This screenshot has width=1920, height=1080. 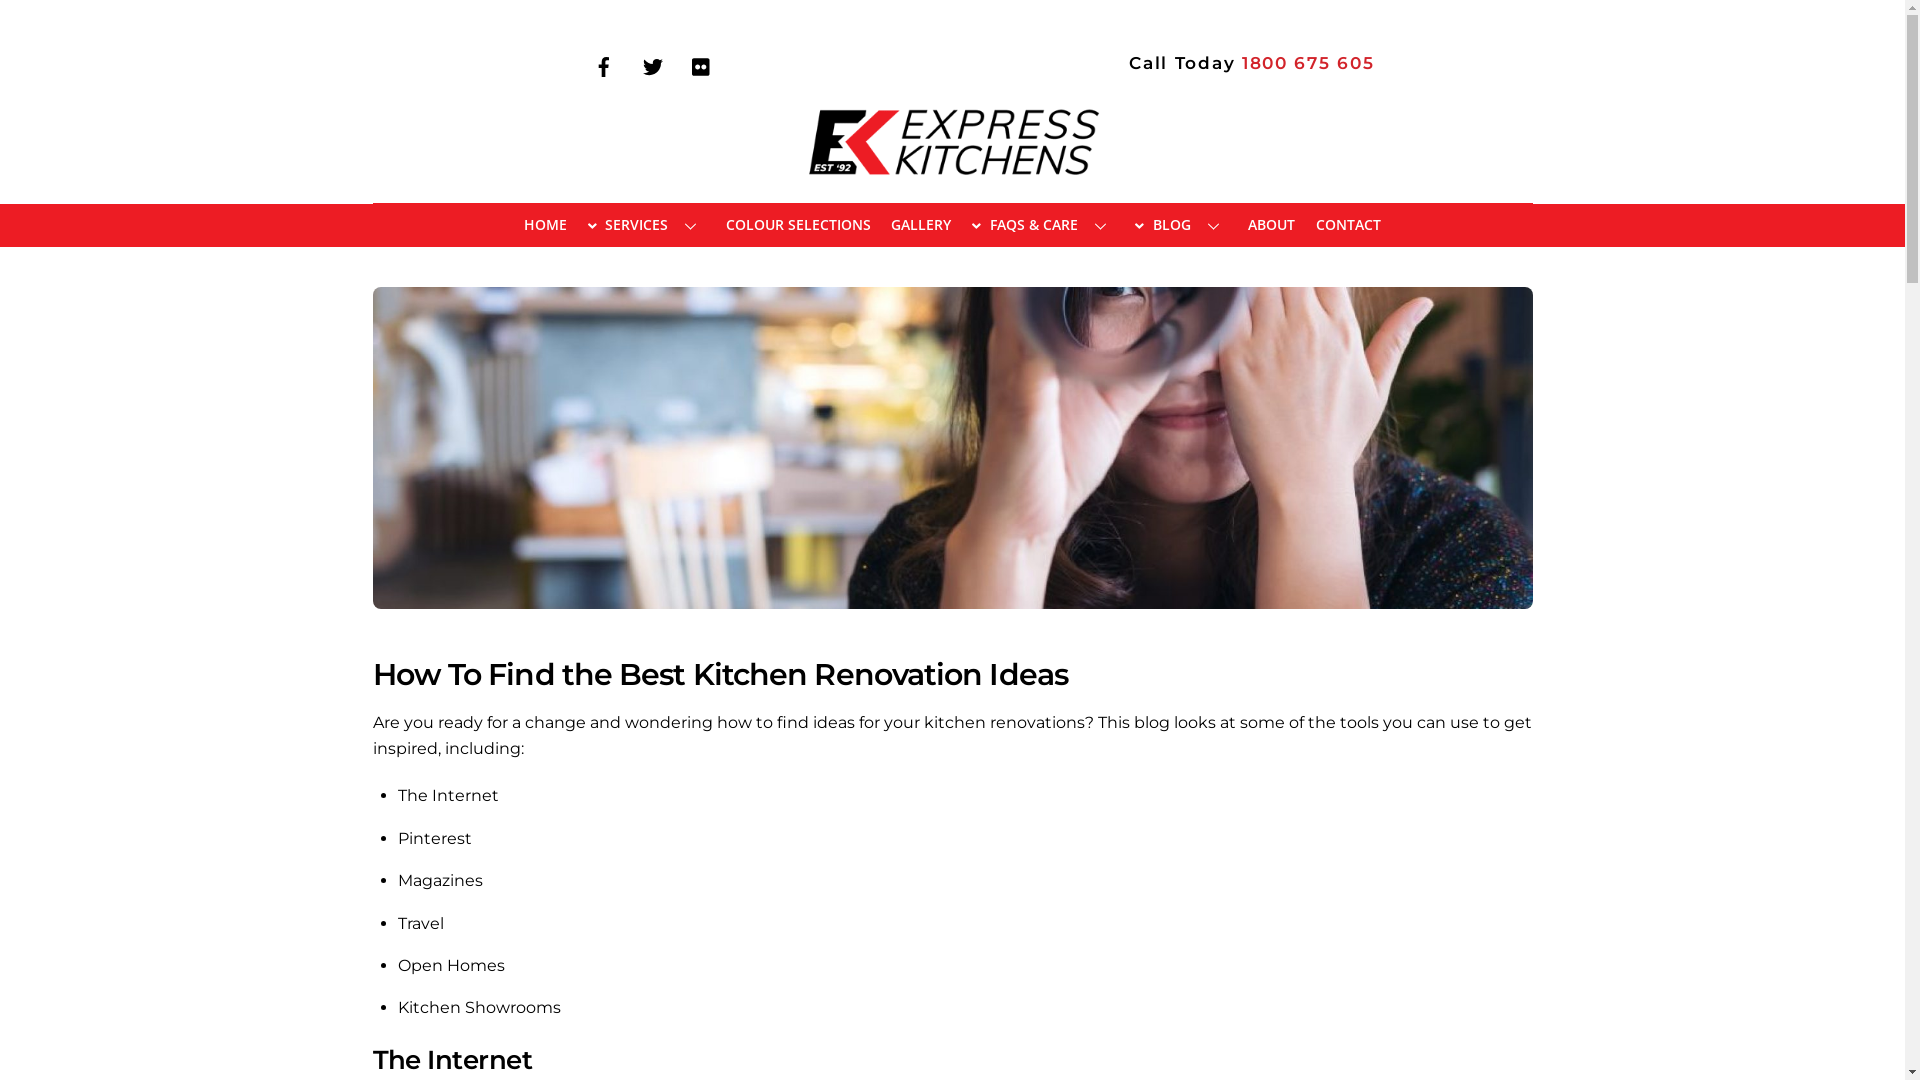 I want to click on 'CONTACT', so click(x=1348, y=224).